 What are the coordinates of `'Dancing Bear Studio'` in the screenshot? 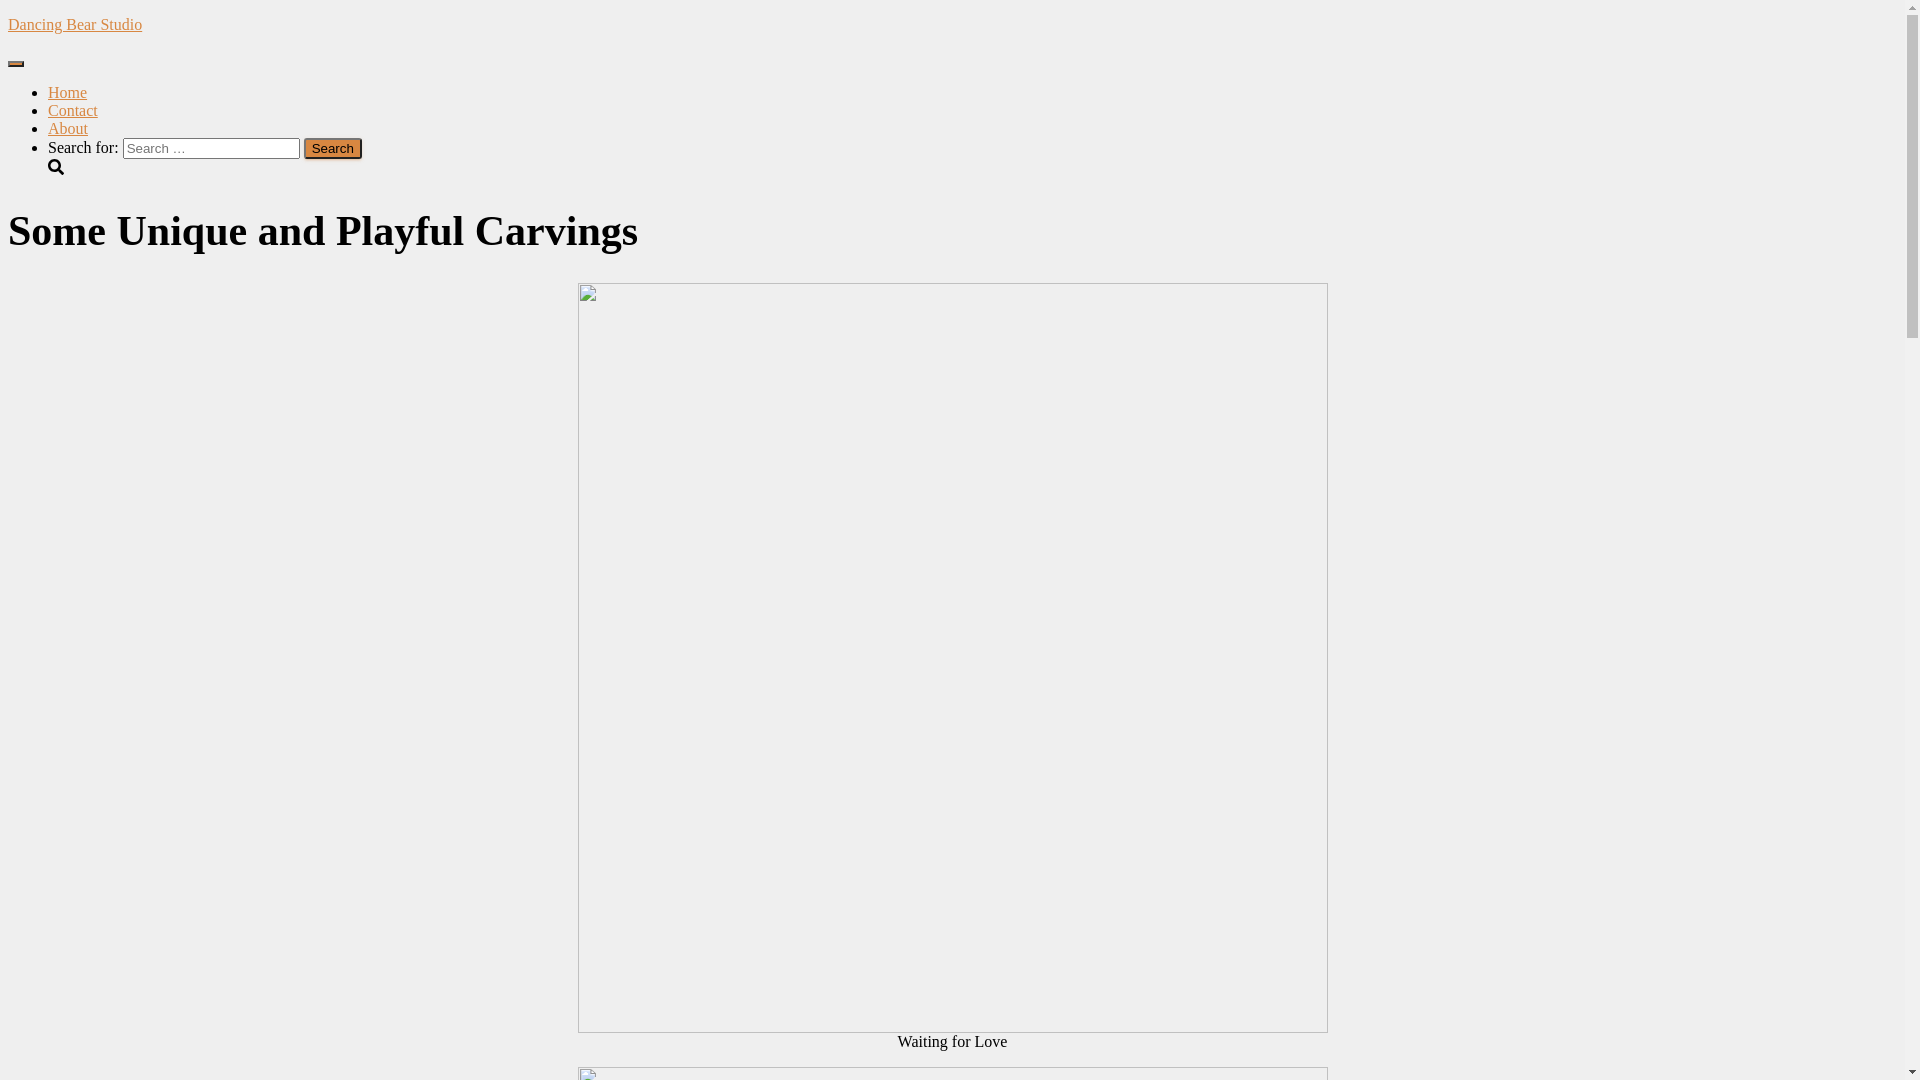 It's located at (951, 24).